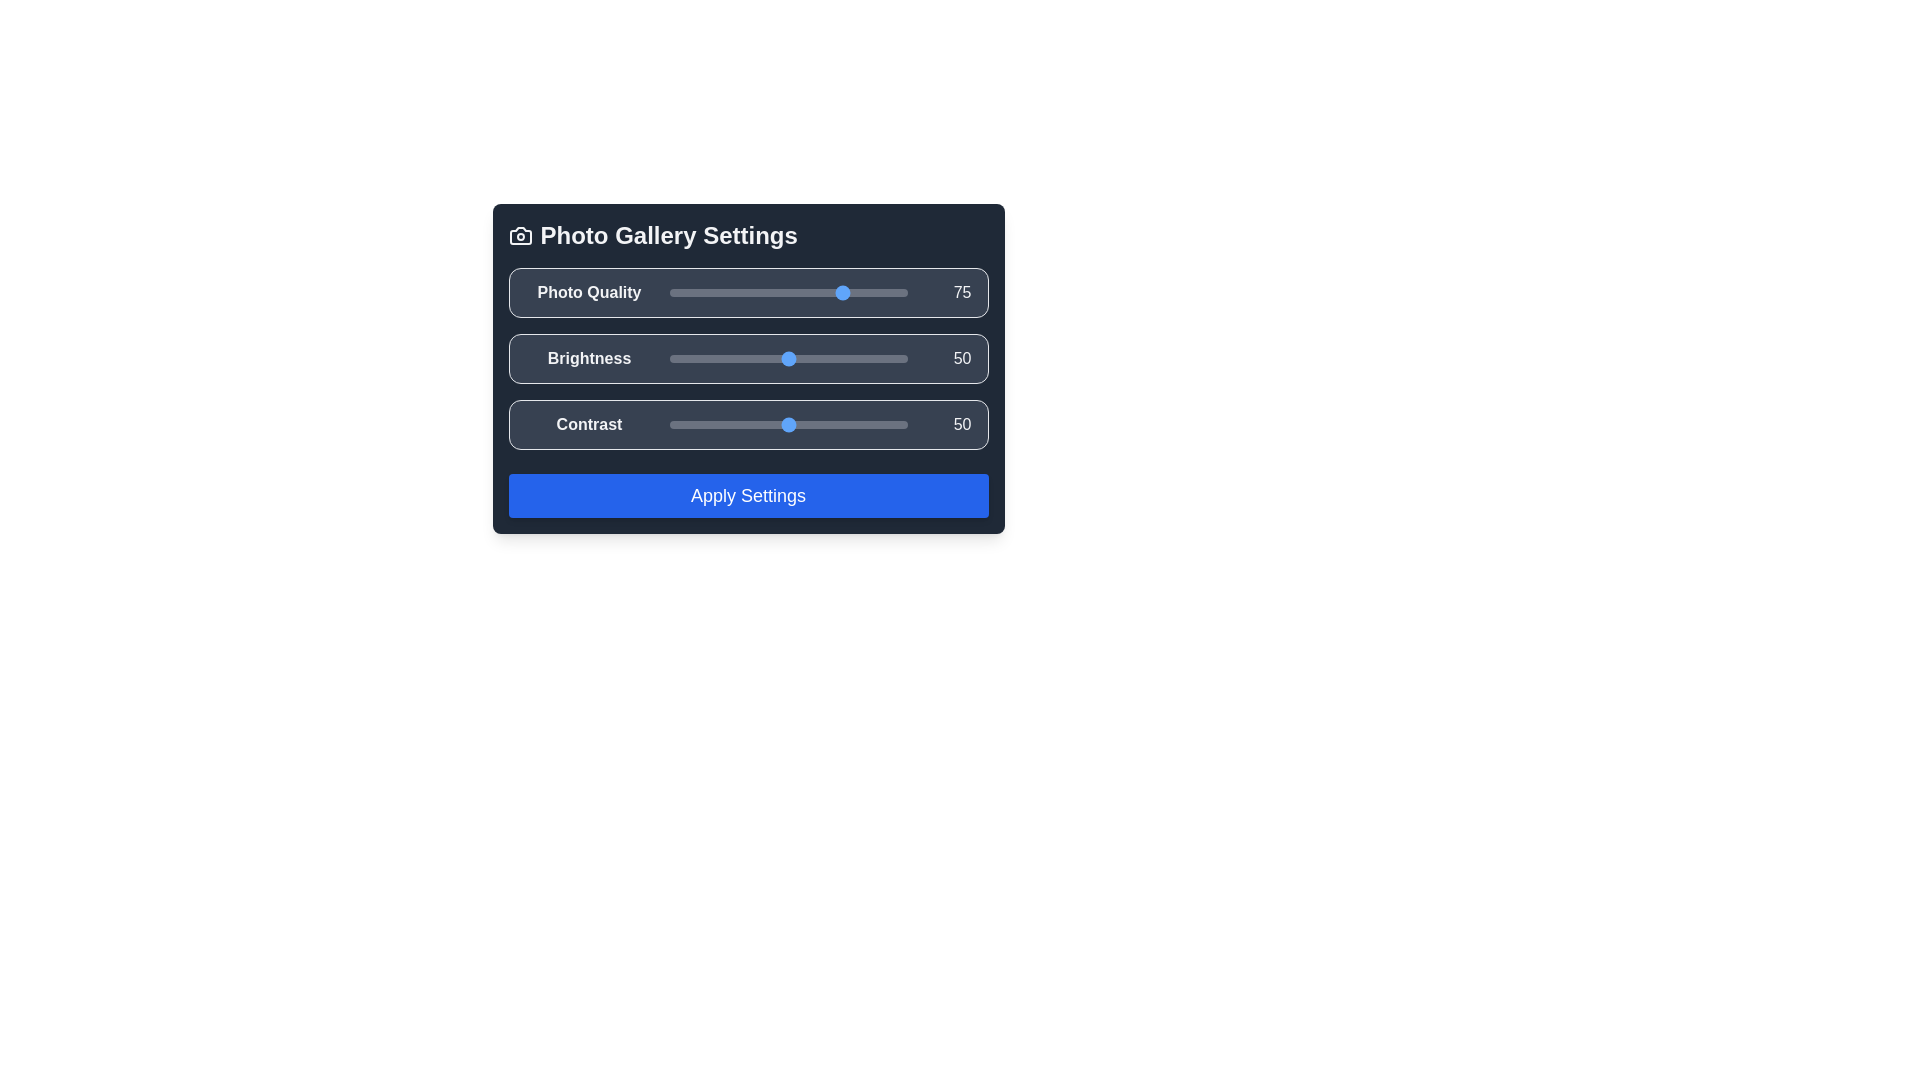 Image resolution: width=1920 pixels, height=1080 pixels. What do you see at coordinates (899, 357) in the screenshot?
I see `the brightness level` at bounding box center [899, 357].